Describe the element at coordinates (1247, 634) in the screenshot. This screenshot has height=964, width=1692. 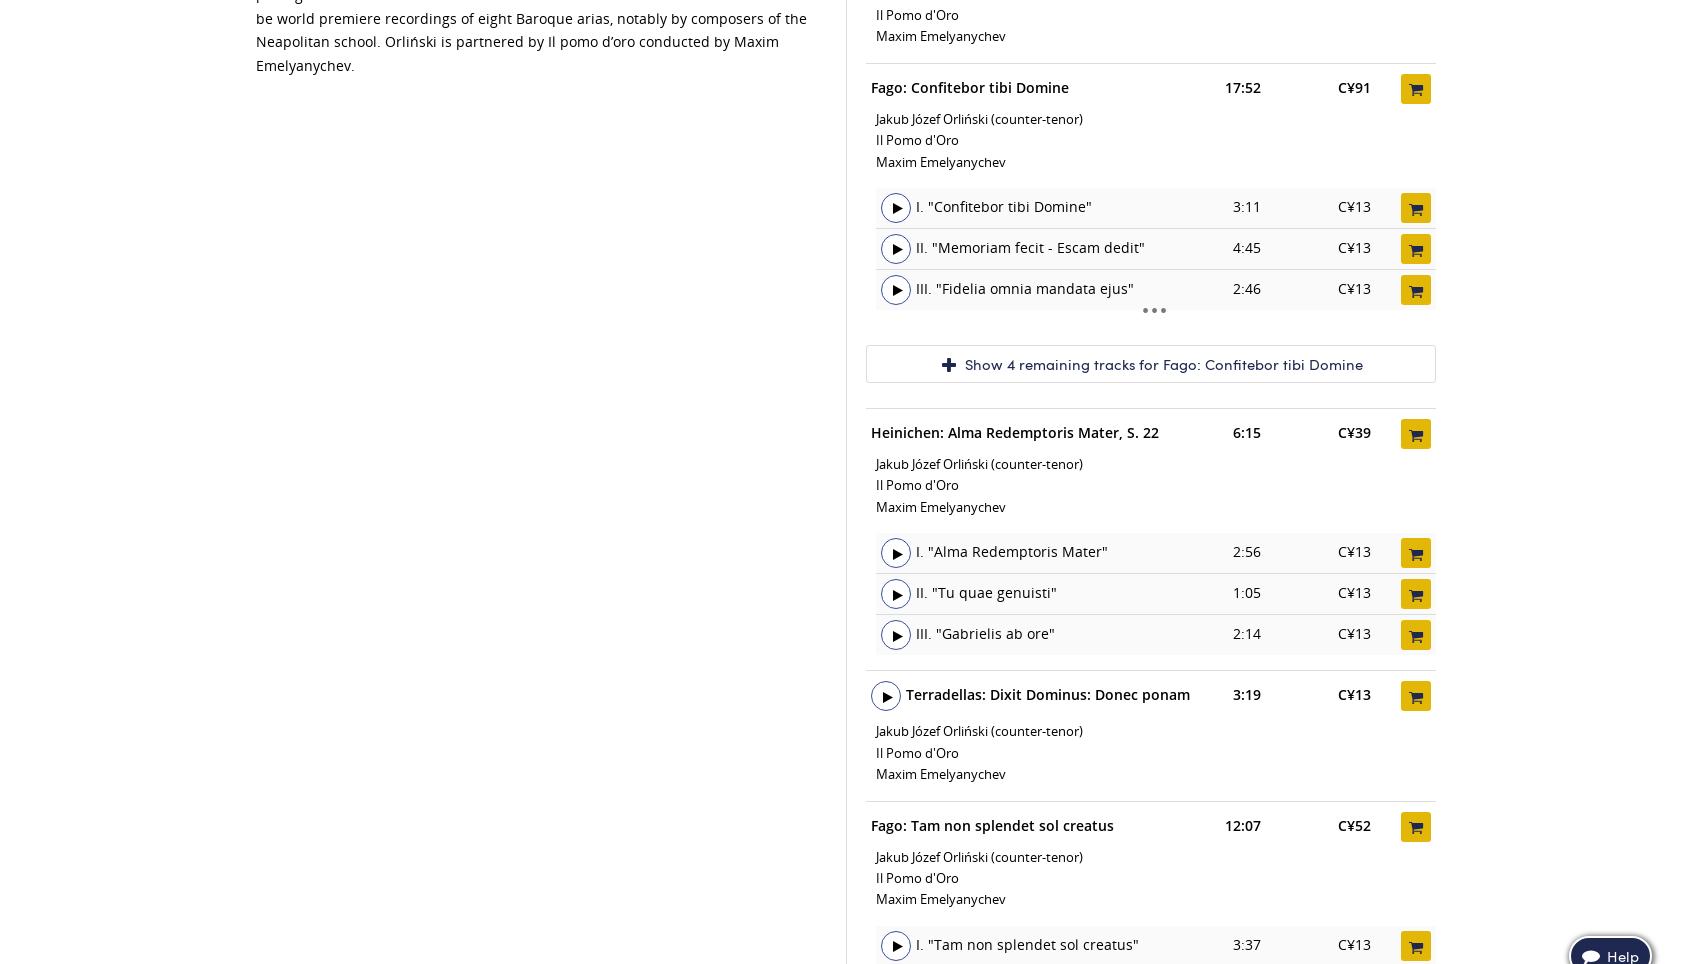
I see `'2:14'` at that location.